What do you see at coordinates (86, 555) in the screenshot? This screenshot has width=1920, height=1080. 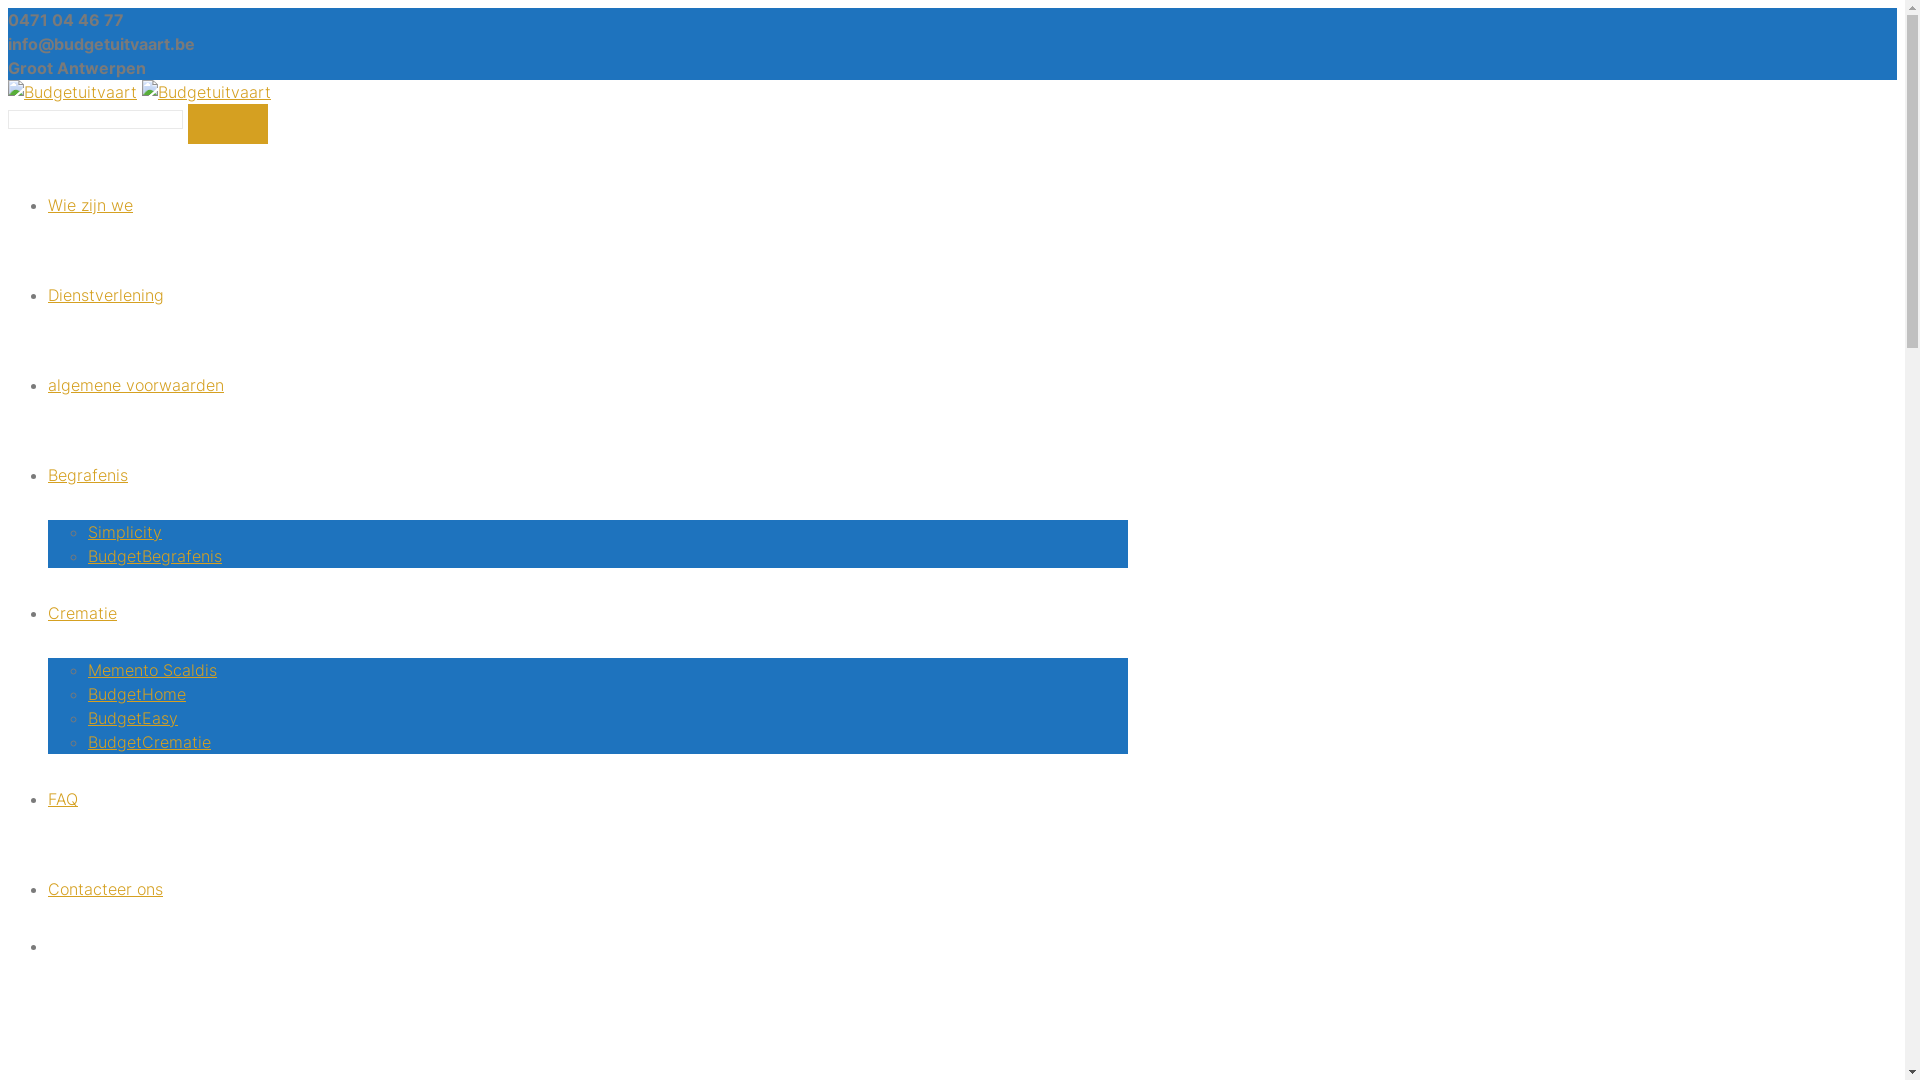 I see `'BudgetBegrafenis'` at bounding box center [86, 555].